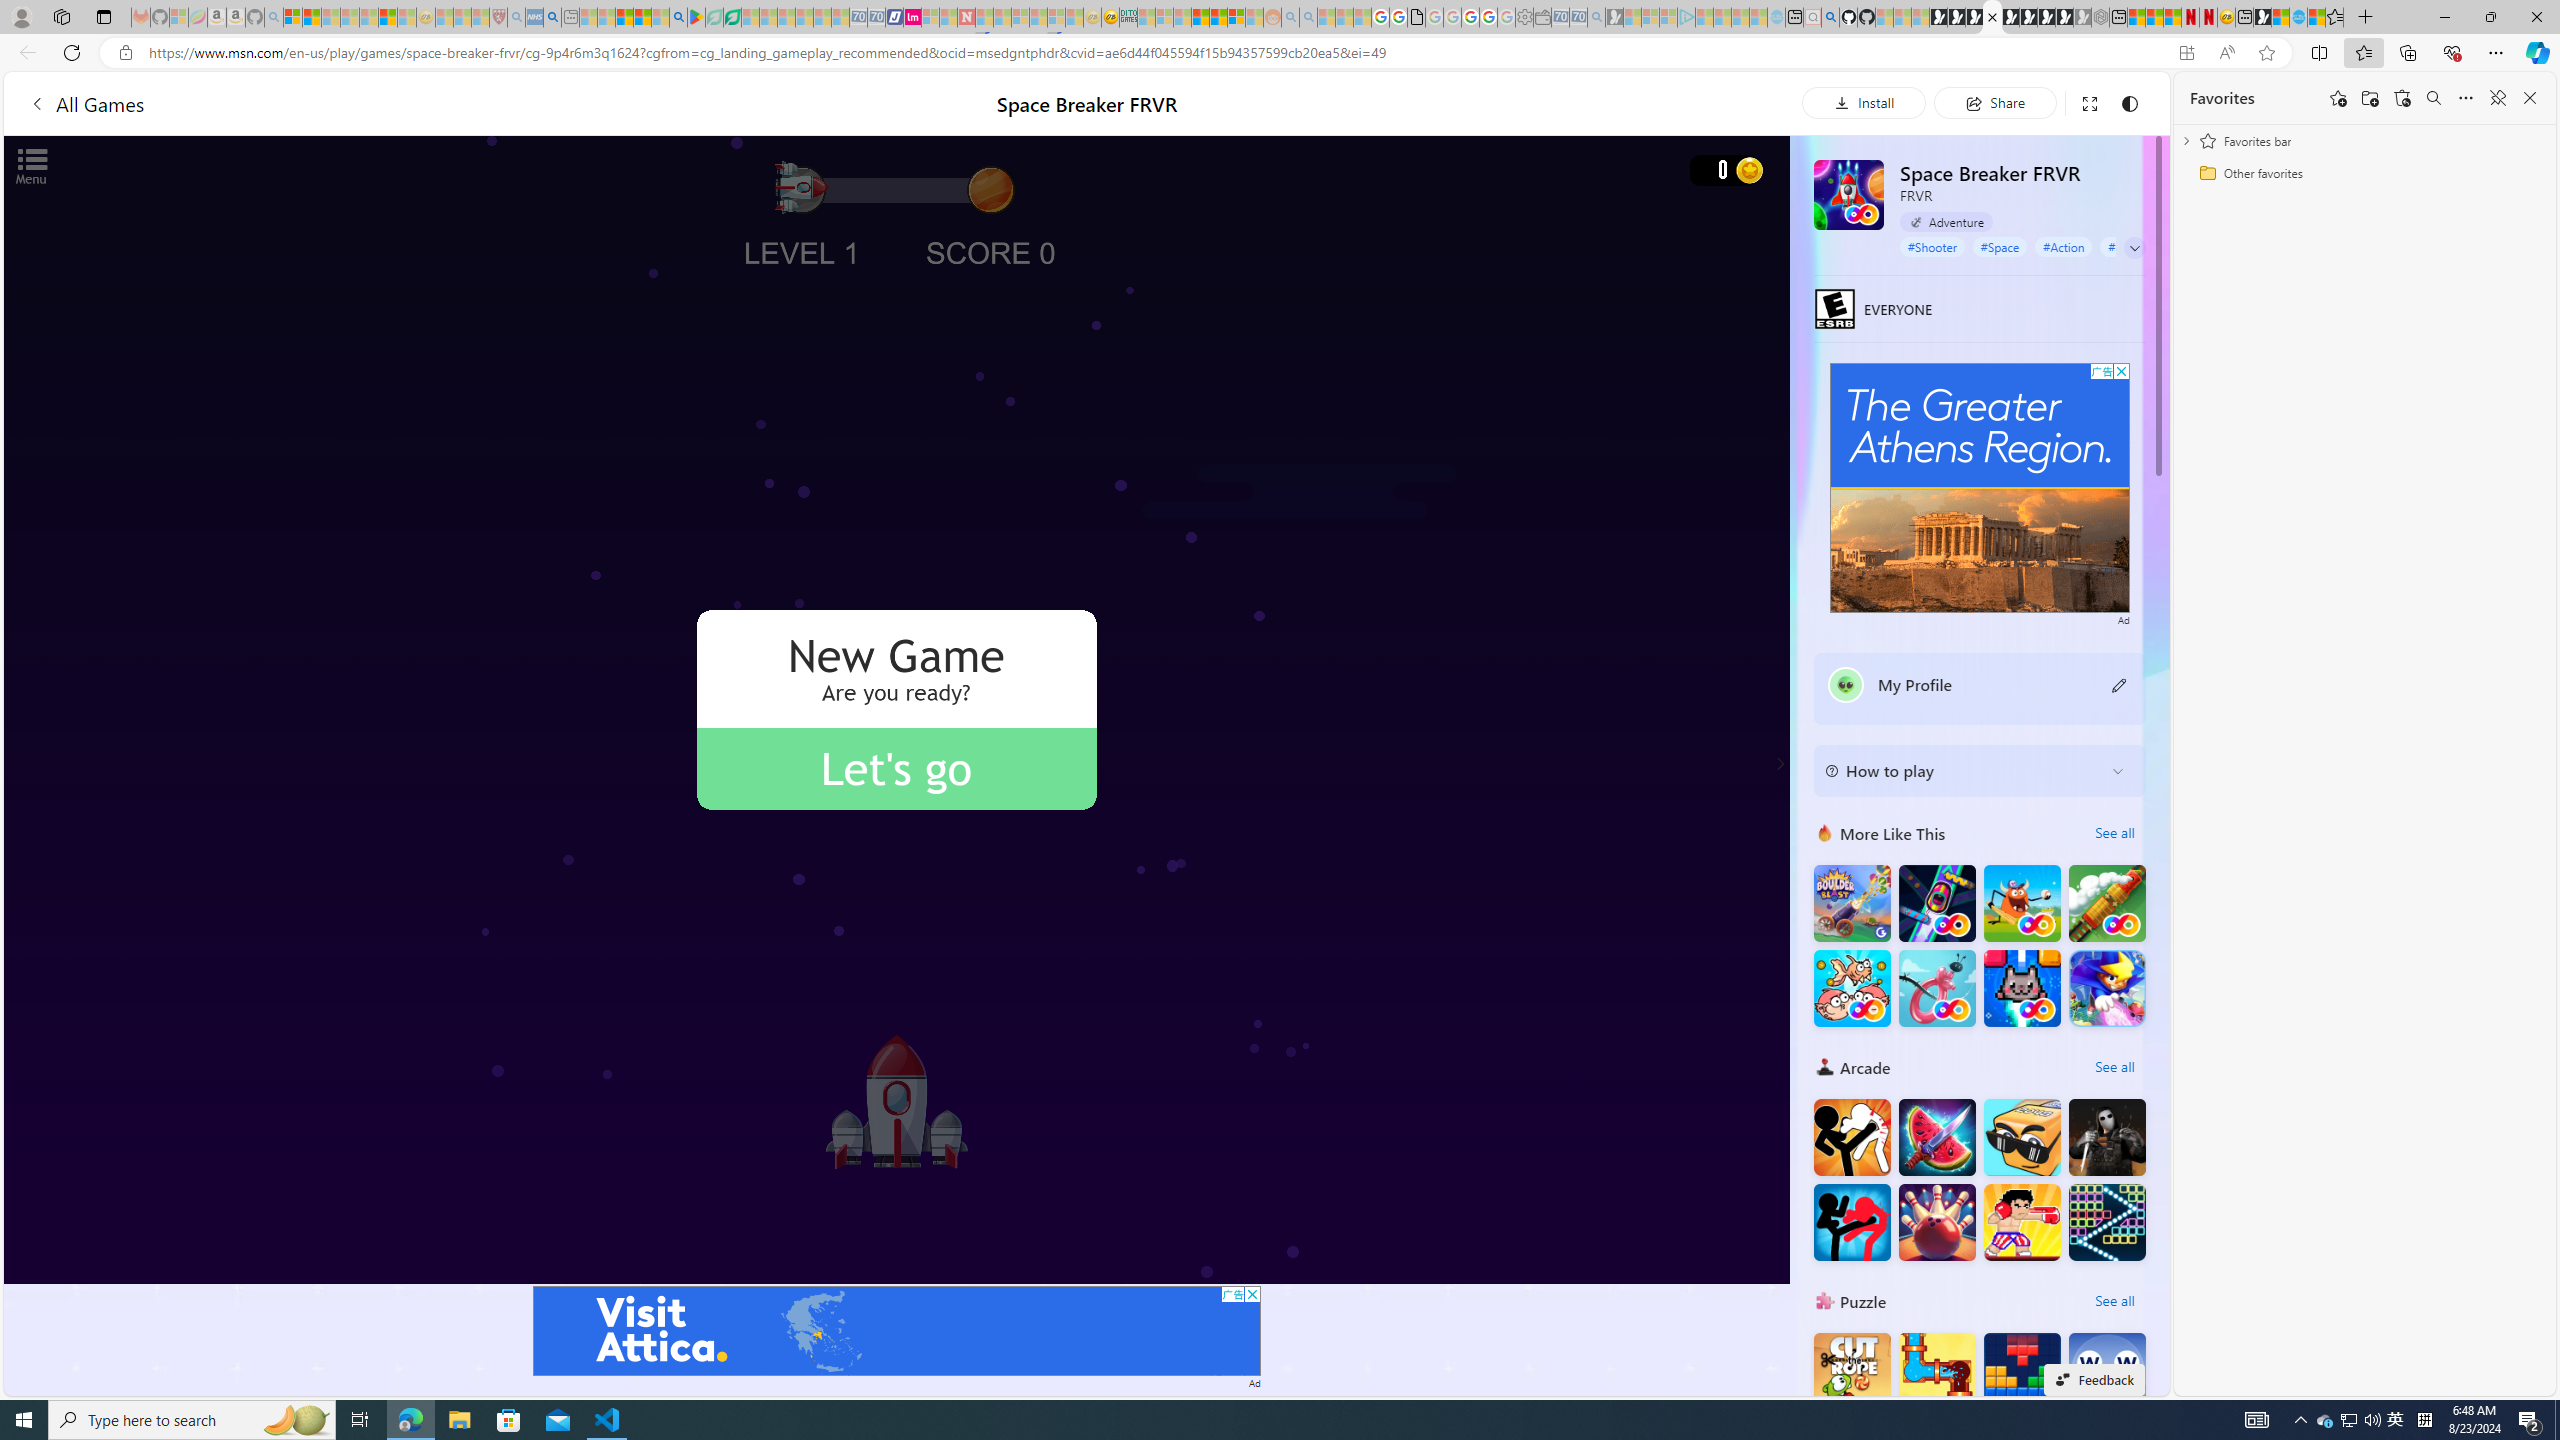 The height and width of the screenshot is (1440, 2560). Describe the element at coordinates (1945, 221) in the screenshot. I see `'Adventure'` at that location.